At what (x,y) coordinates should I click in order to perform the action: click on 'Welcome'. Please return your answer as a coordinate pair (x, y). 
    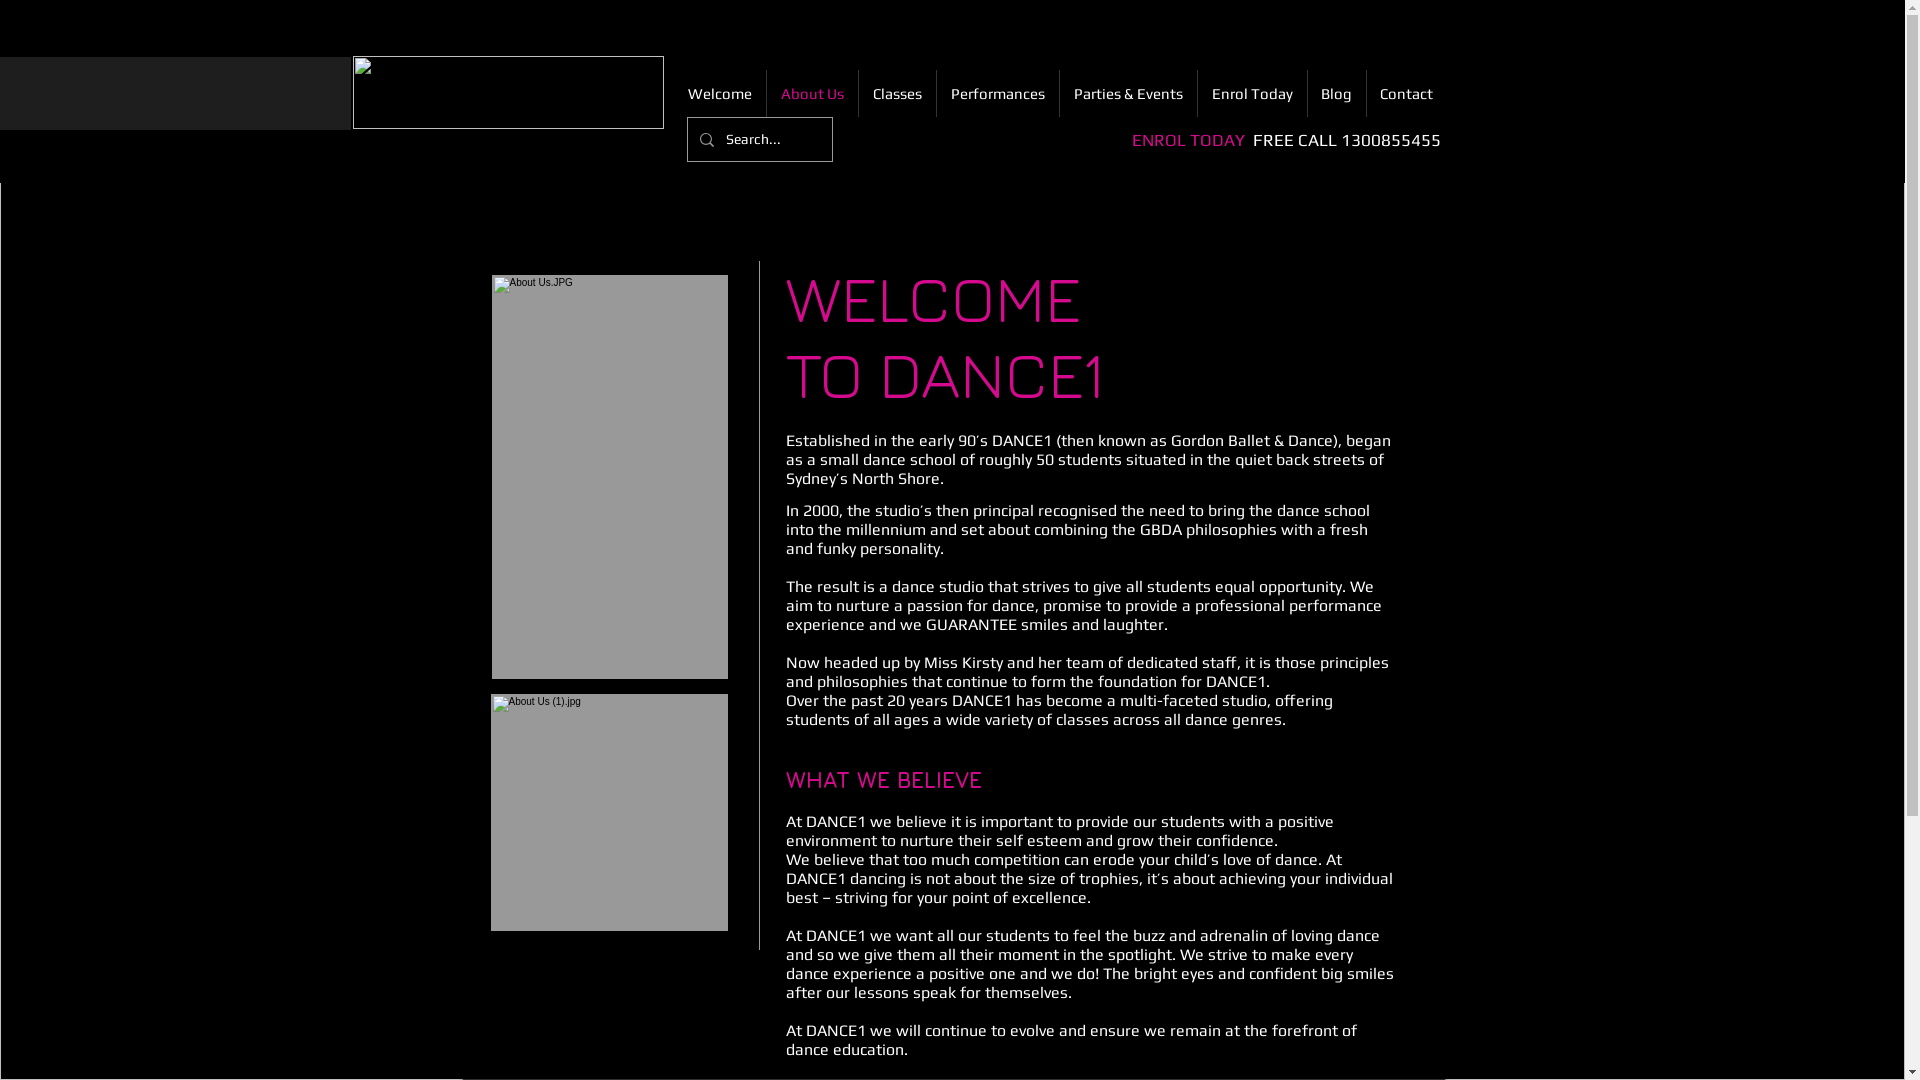
    Looking at the image, I should click on (720, 93).